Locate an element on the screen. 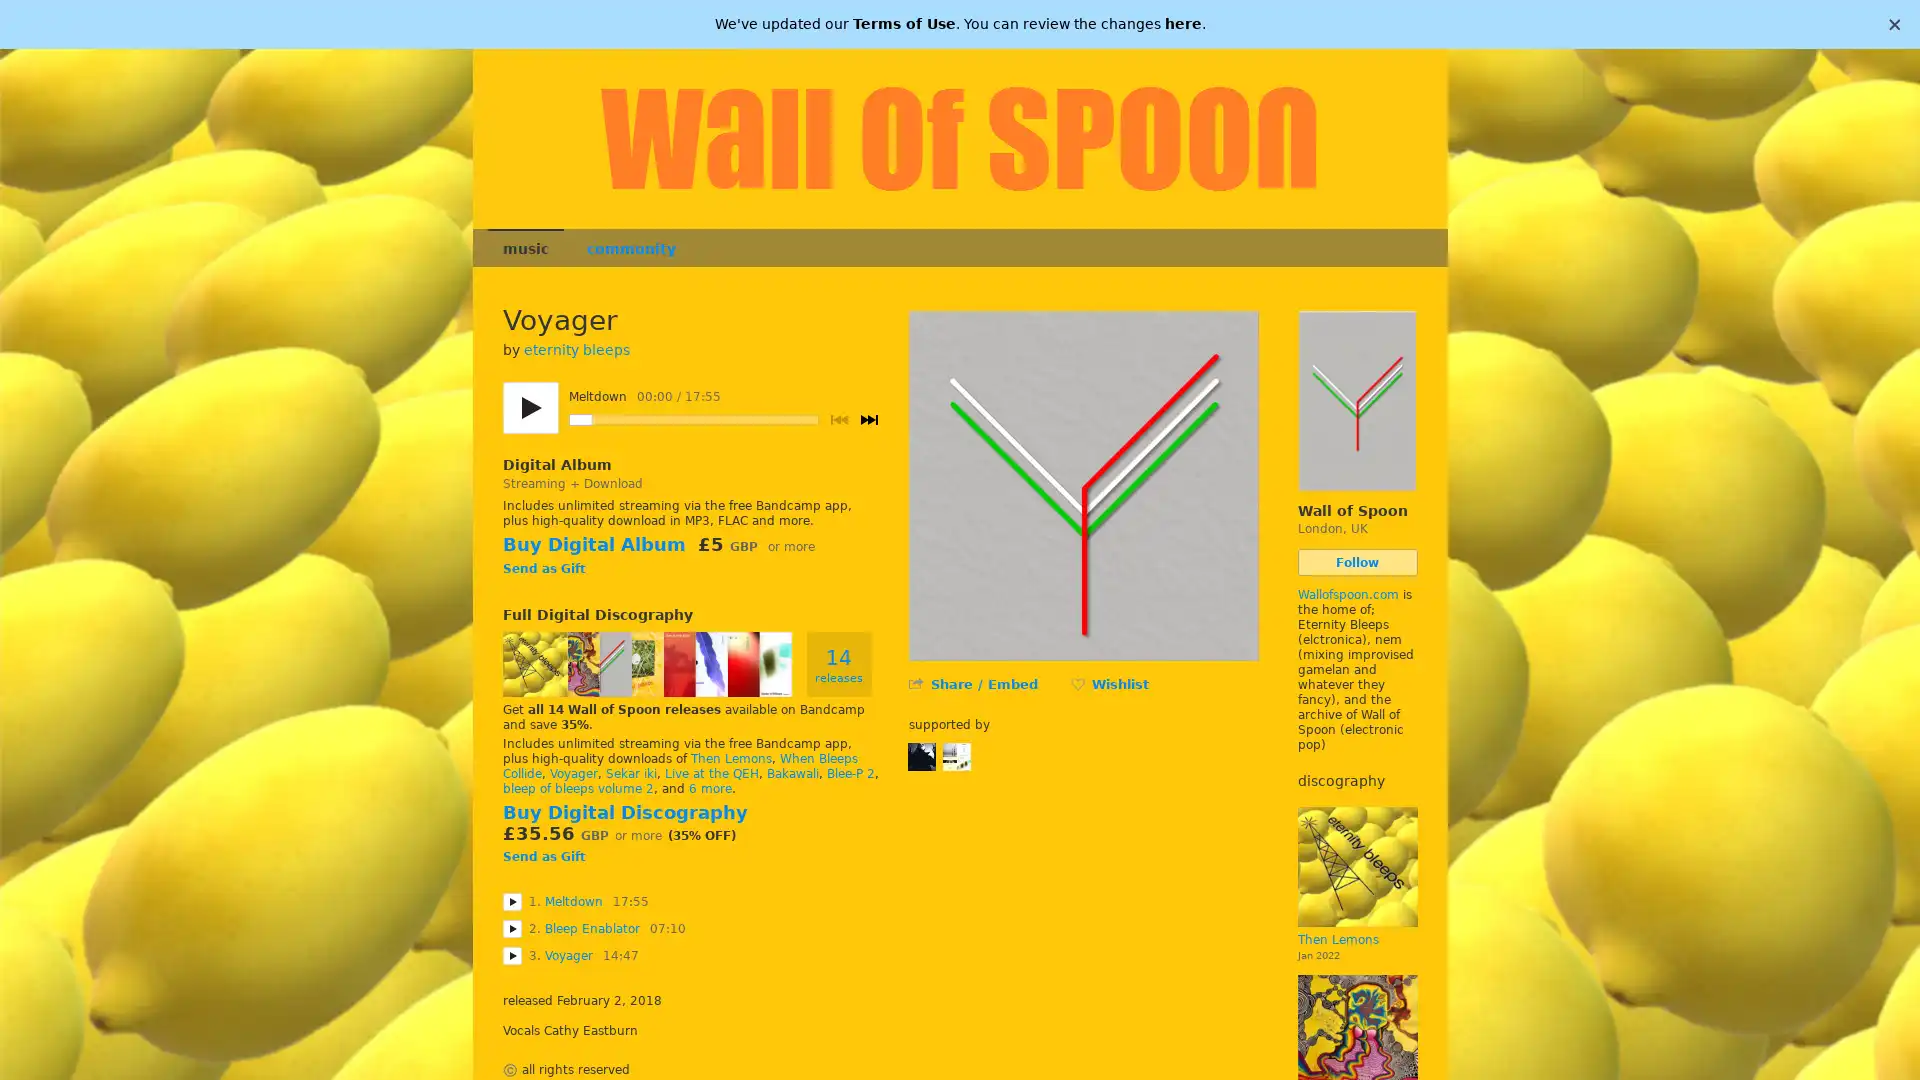 This screenshot has width=1920, height=1080. Share / Embed is located at coordinates (983, 683).